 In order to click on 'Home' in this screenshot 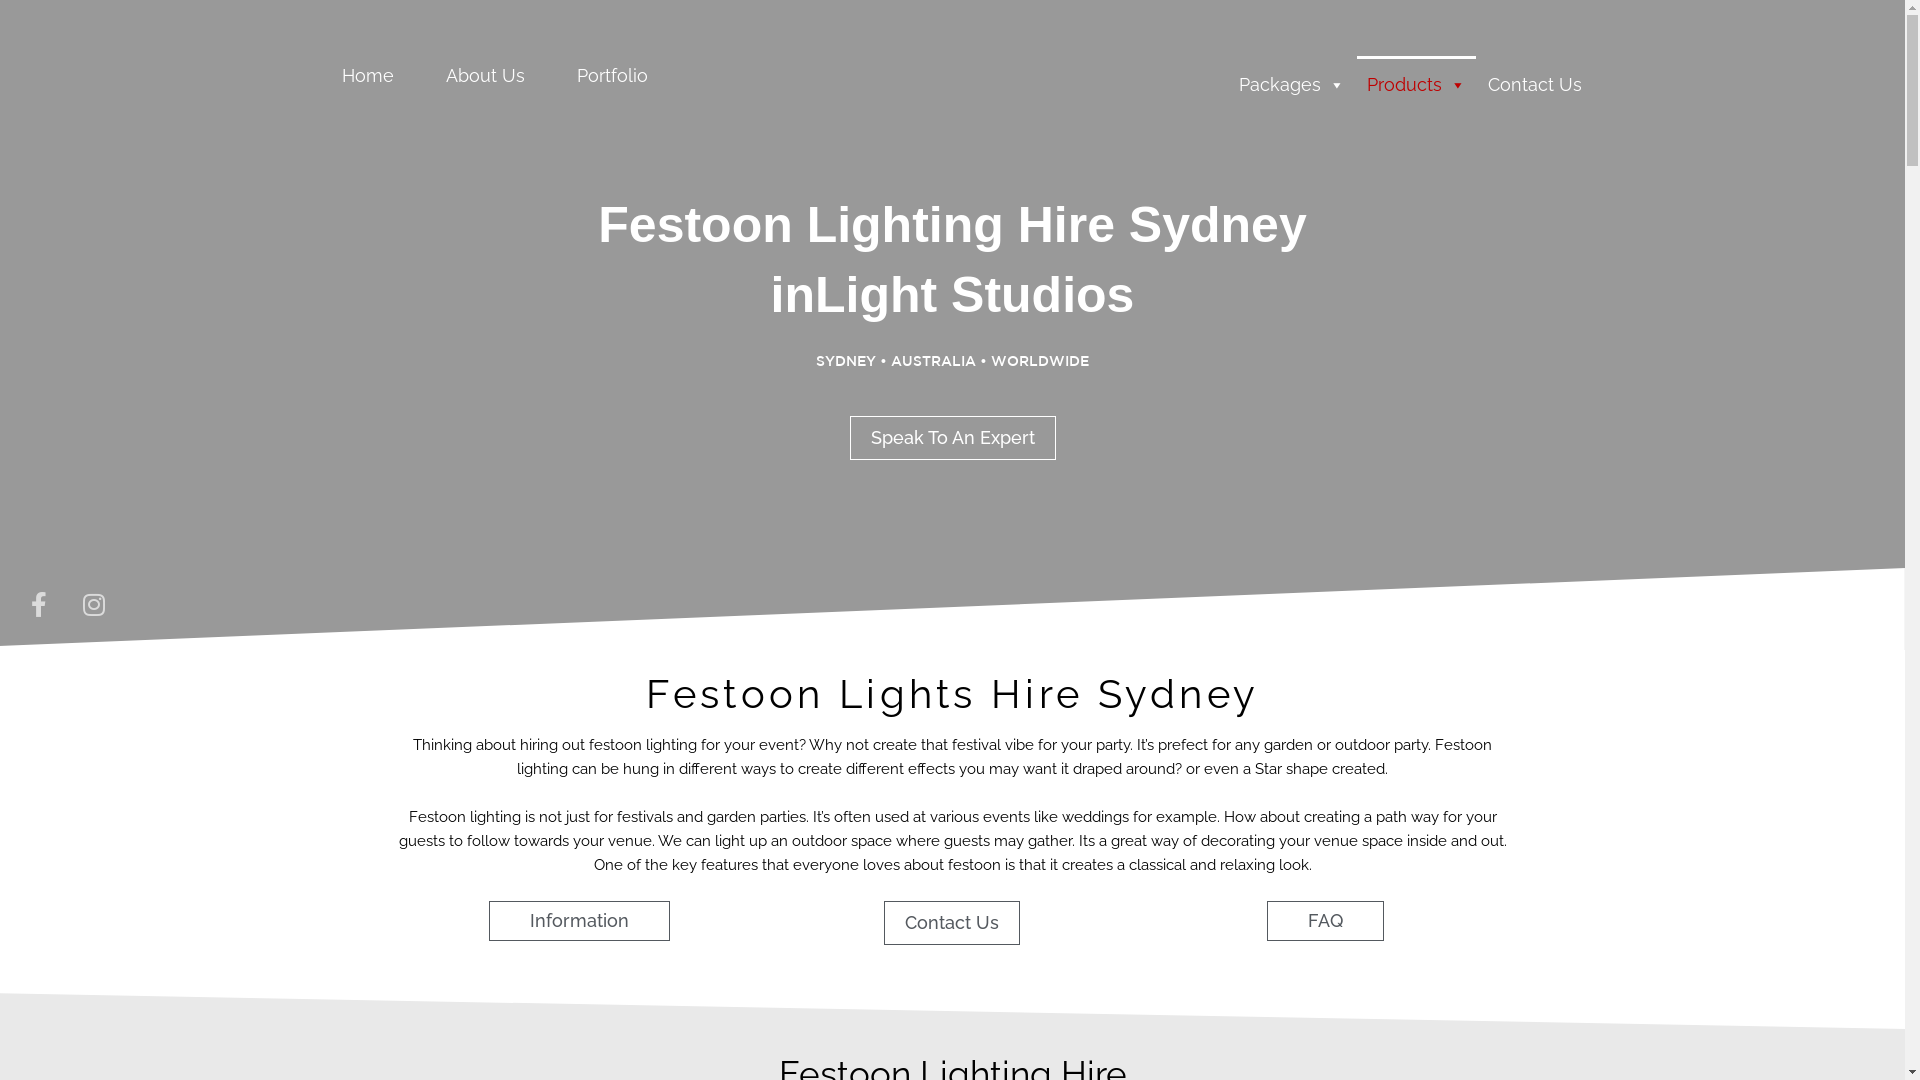, I will do `click(315, 75)`.